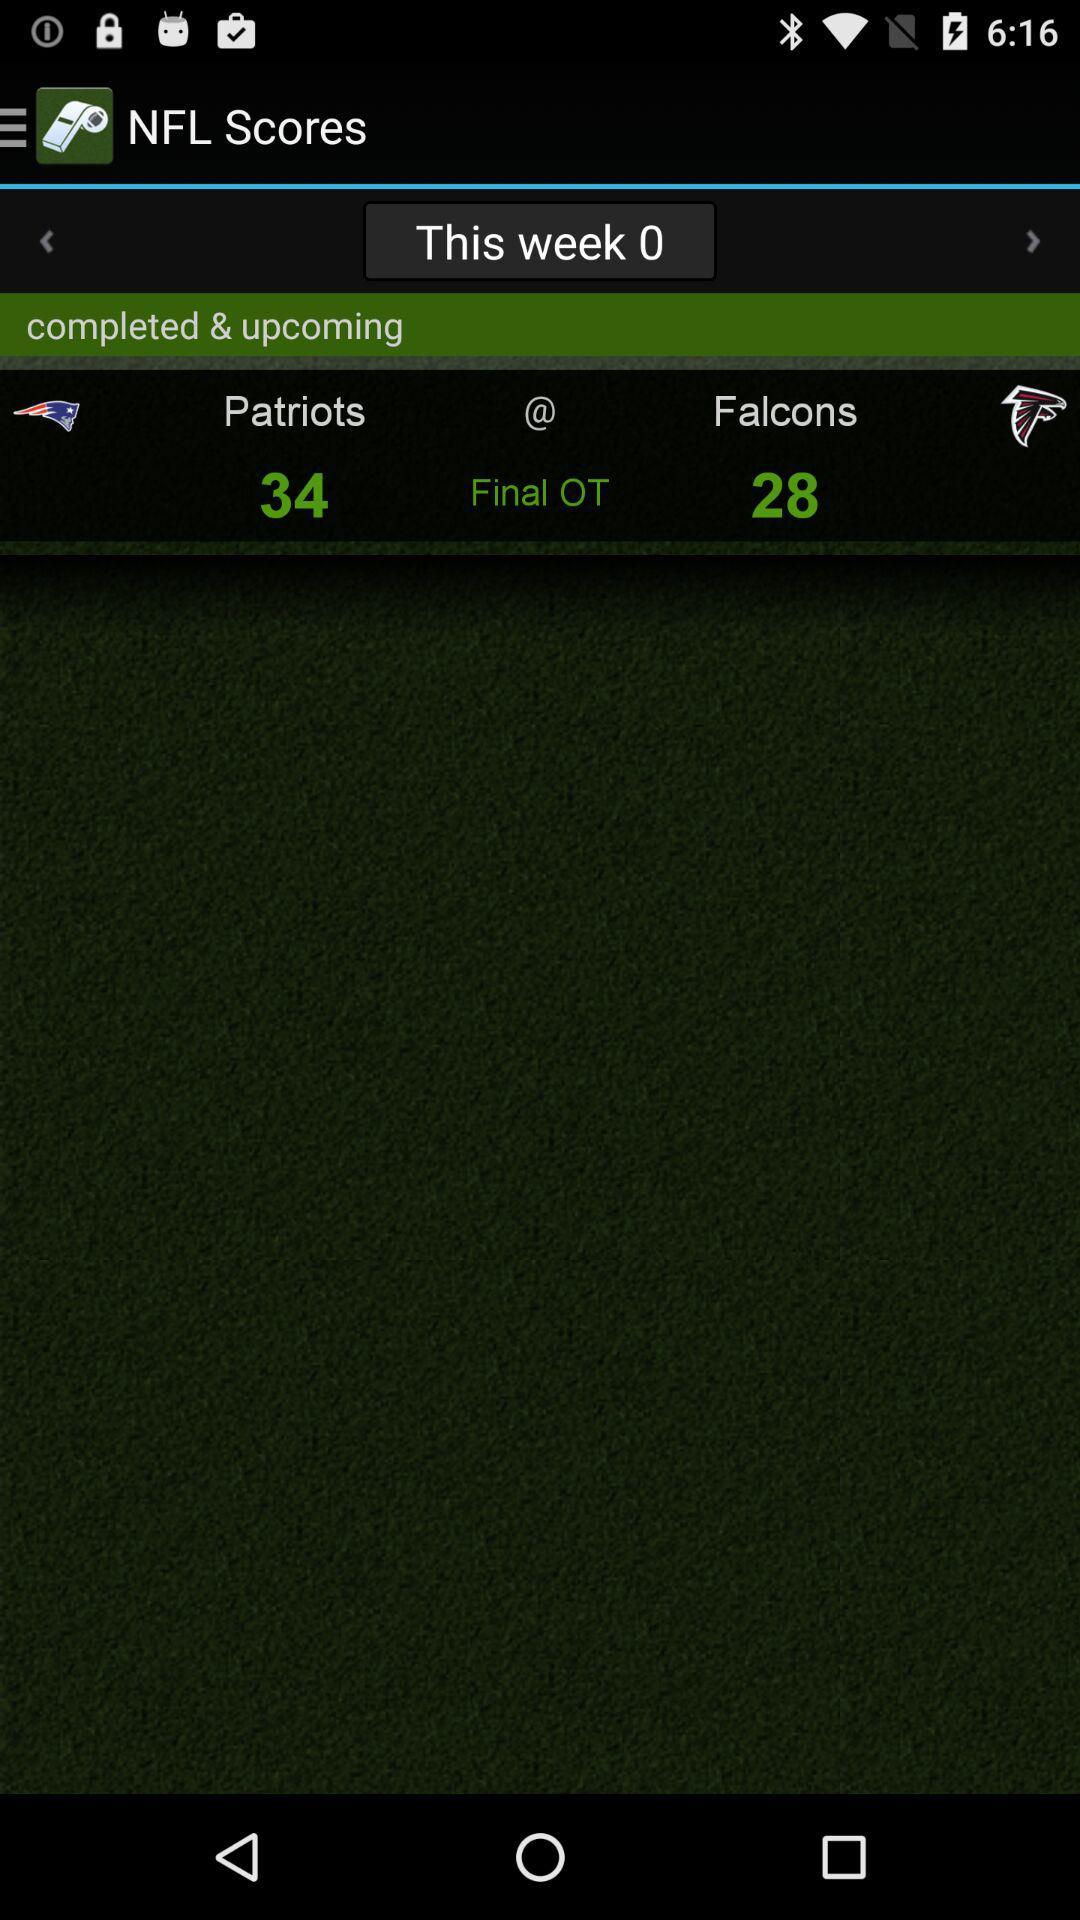 This screenshot has height=1920, width=1080. I want to click on item next to this week 0 item, so click(45, 240).